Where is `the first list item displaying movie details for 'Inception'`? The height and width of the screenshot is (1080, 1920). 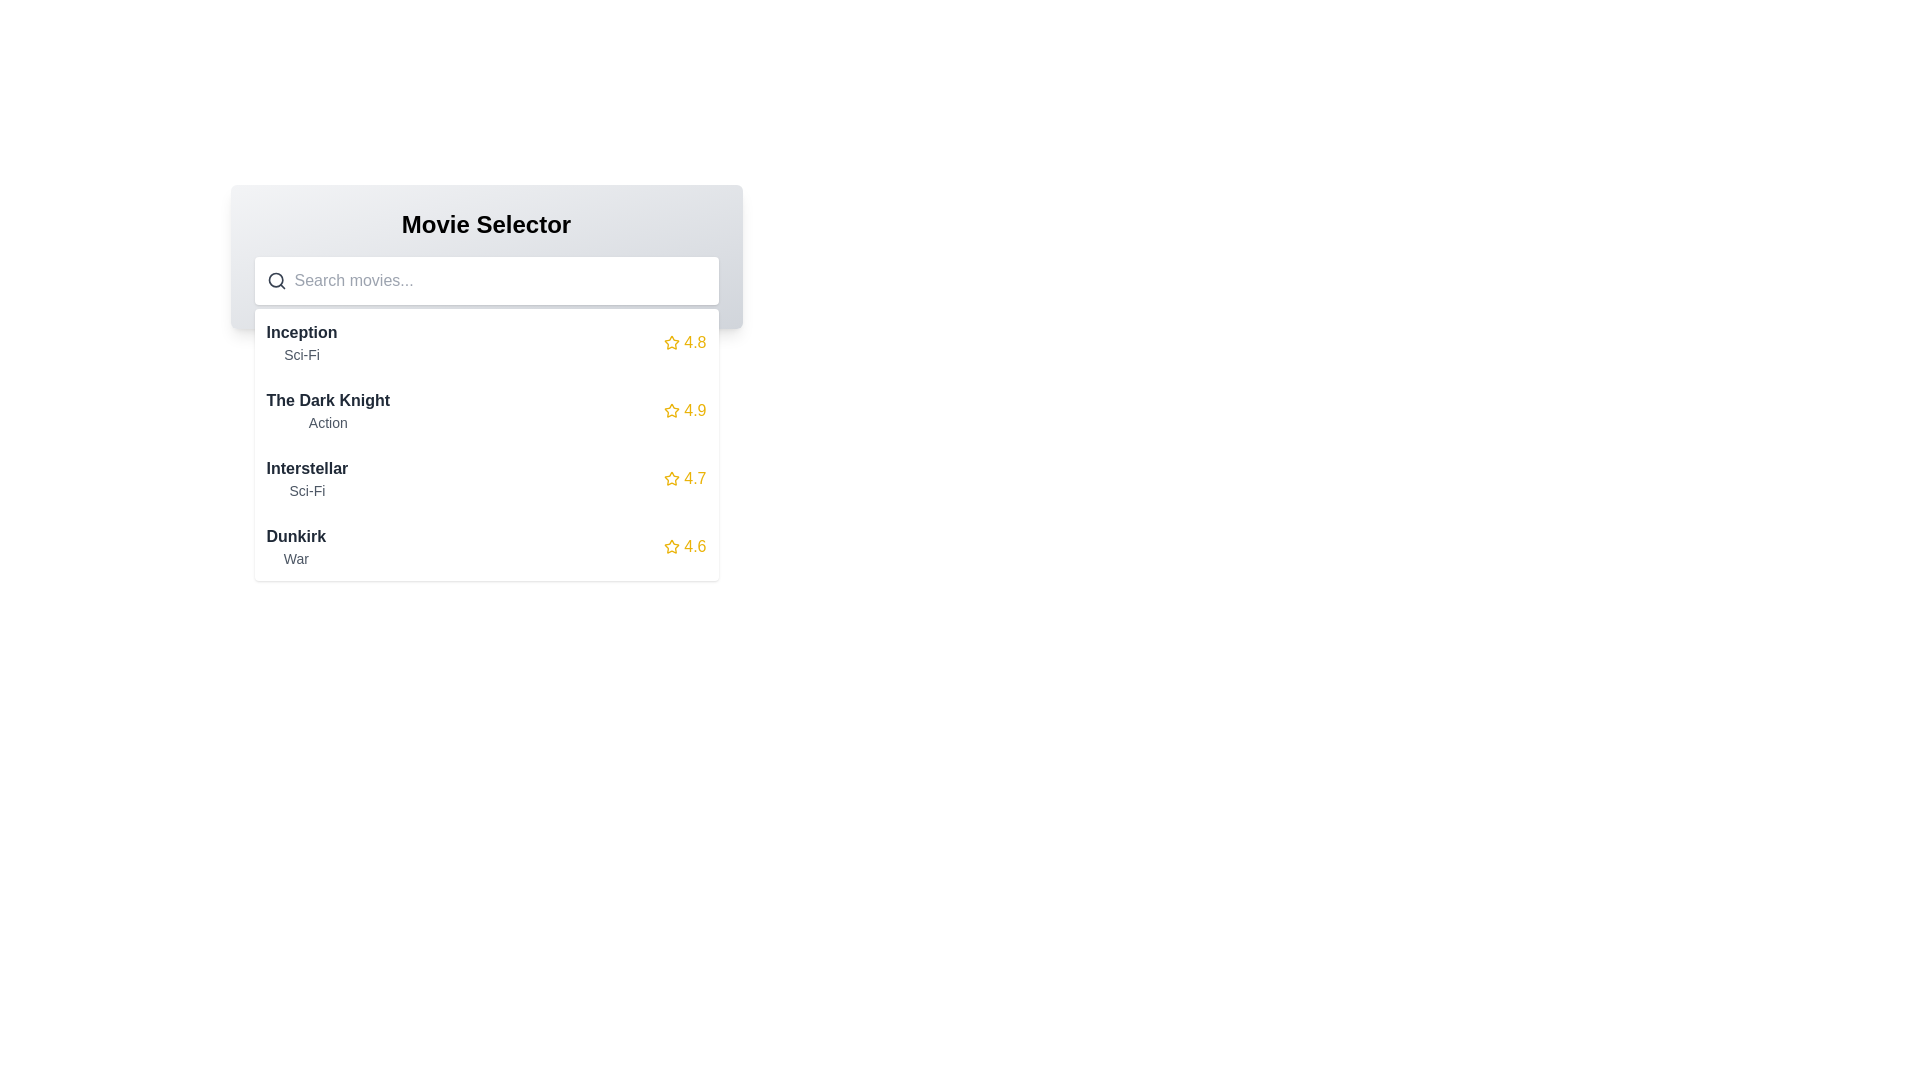
the first list item displaying movie details for 'Inception' is located at coordinates (486, 342).